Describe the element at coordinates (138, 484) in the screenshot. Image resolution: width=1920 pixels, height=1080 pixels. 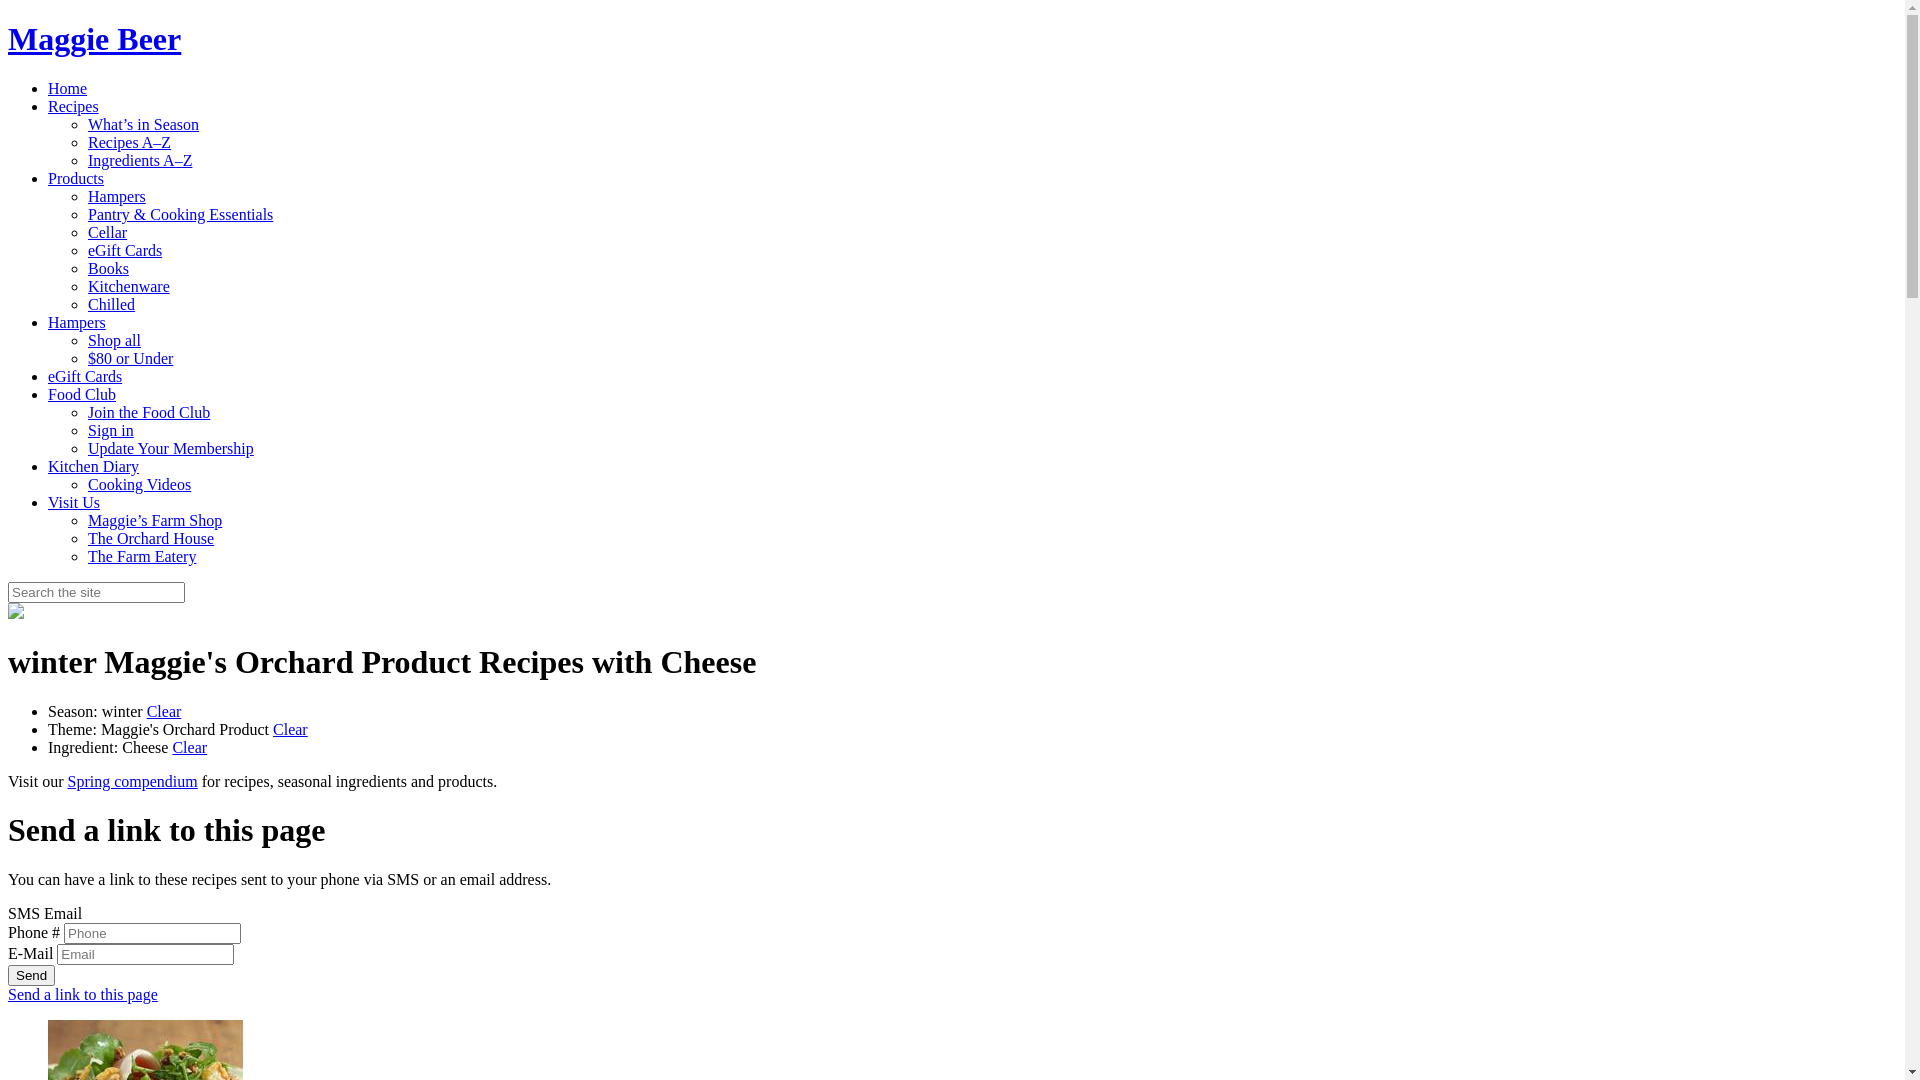
I see `'Cooking Videos'` at that location.